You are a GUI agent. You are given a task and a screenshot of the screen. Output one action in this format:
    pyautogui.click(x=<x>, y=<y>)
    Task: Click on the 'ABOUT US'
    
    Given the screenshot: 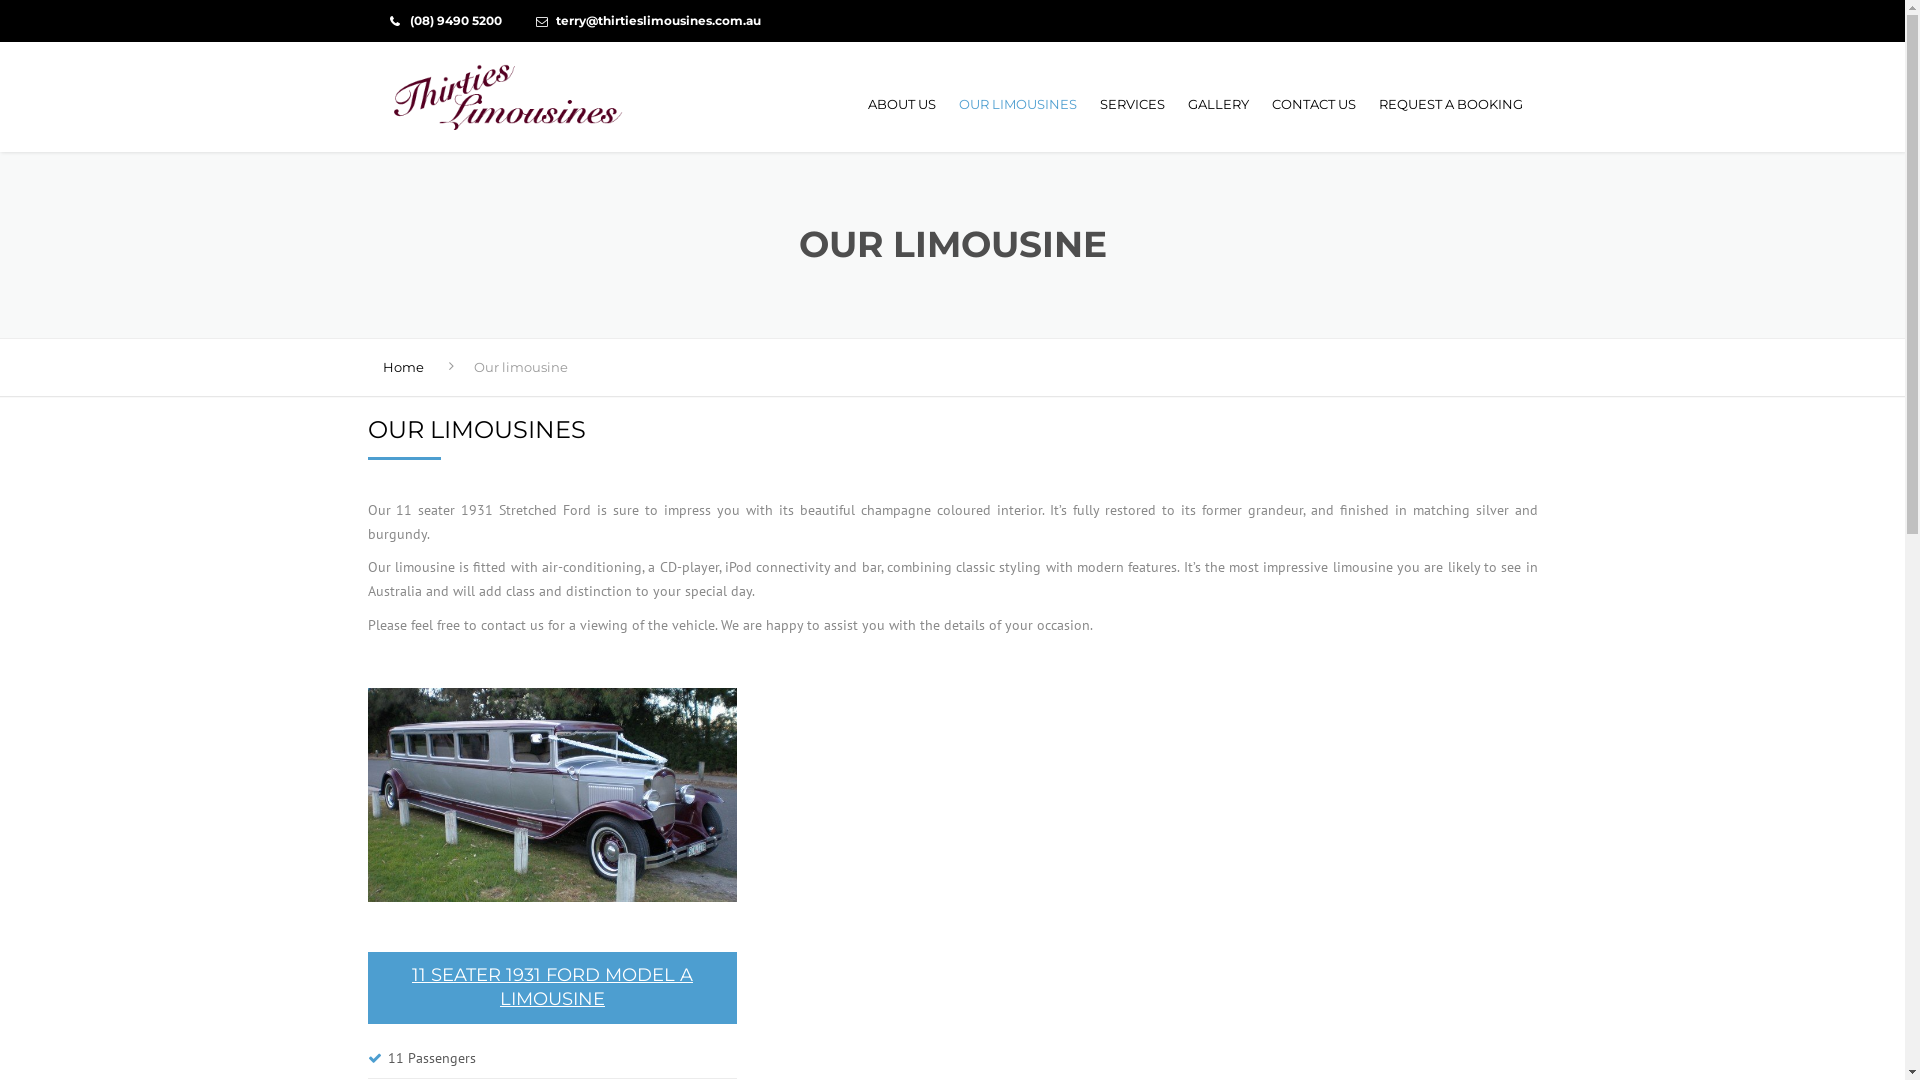 What is the action you would take?
    pyautogui.click(x=858, y=104)
    